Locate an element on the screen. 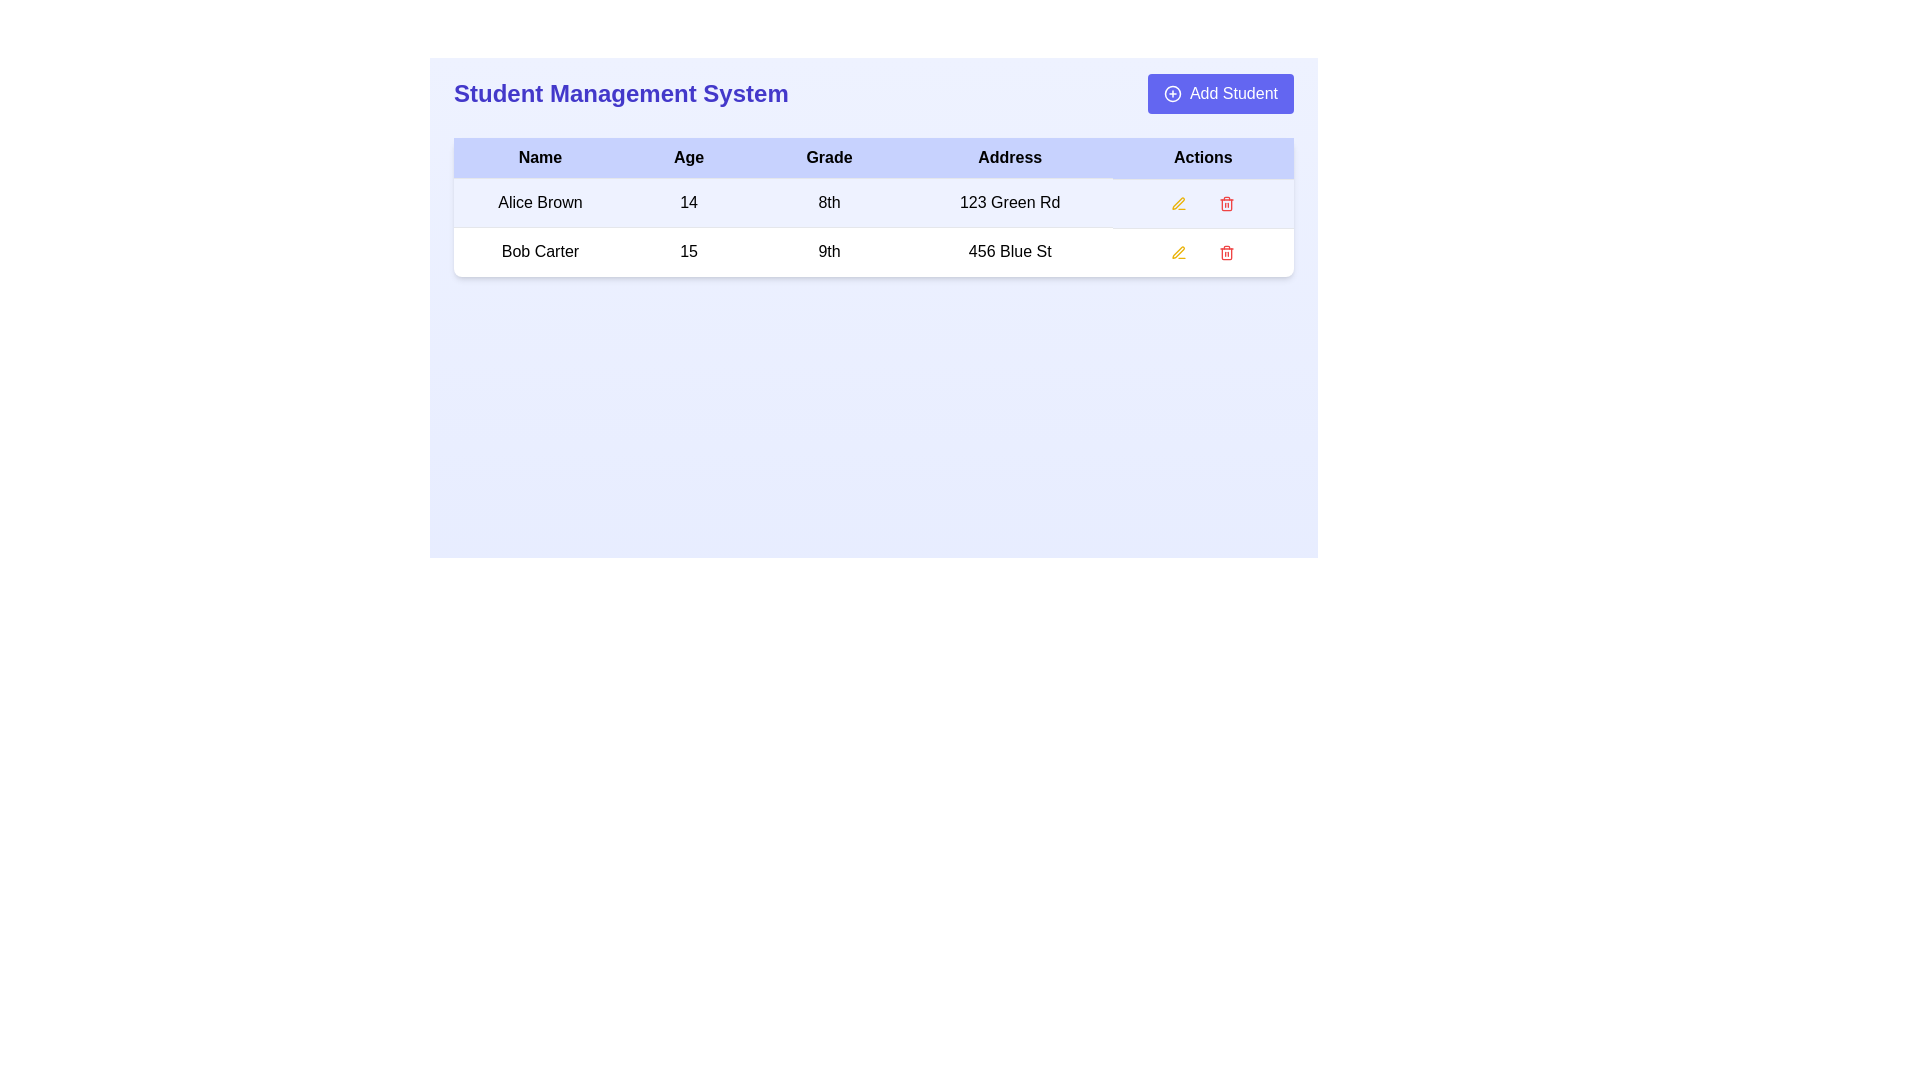 The width and height of the screenshot is (1920, 1080). the table cell displaying the number '14' in the second column of the row for 'Alice Brown', which is labeled 'Age' is located at coordinates (689, 203).